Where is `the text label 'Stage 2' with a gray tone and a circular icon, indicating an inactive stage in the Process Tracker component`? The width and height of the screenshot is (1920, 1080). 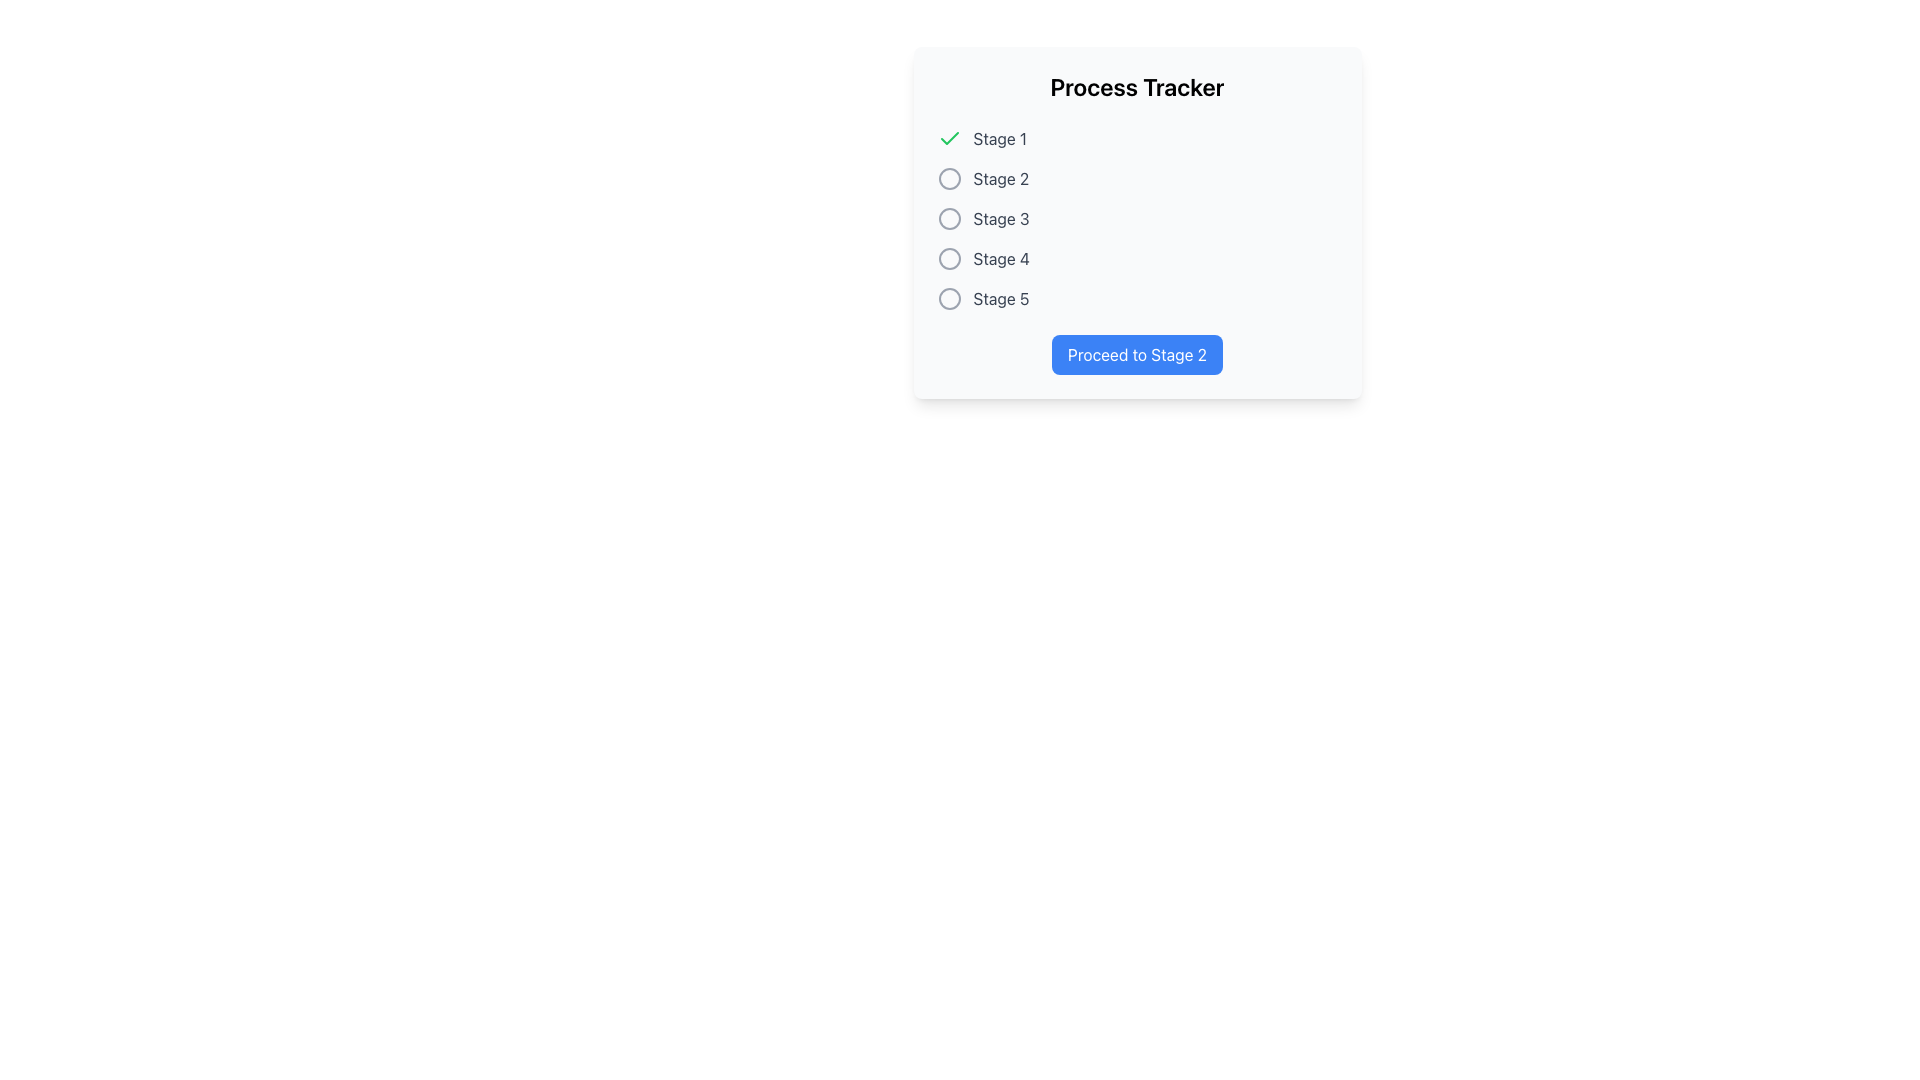 the text label 'Stage 2' with a gray tone and a circular icon, indicating an inactive stage in the Process Tracker component is located at coordinates (983, 177).